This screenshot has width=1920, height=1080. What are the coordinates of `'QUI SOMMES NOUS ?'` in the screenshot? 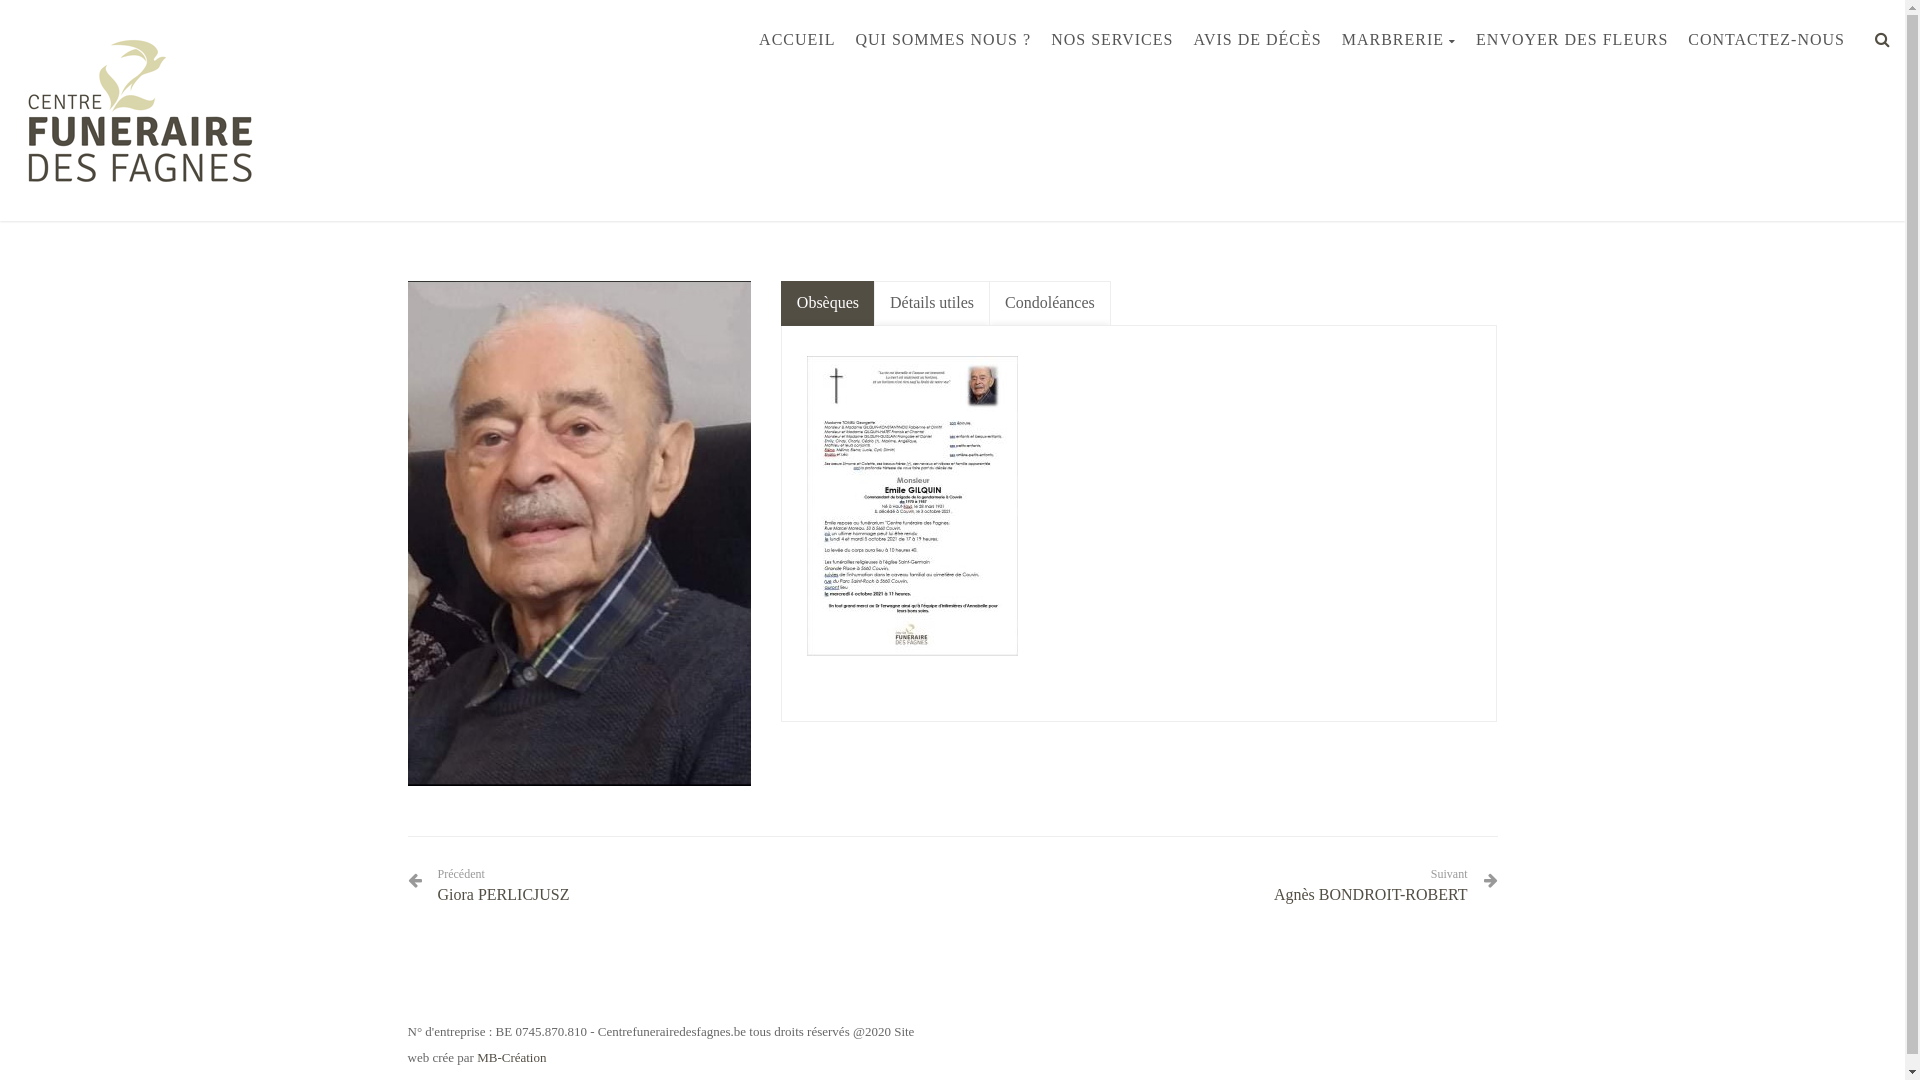 It's located at (941, 39).